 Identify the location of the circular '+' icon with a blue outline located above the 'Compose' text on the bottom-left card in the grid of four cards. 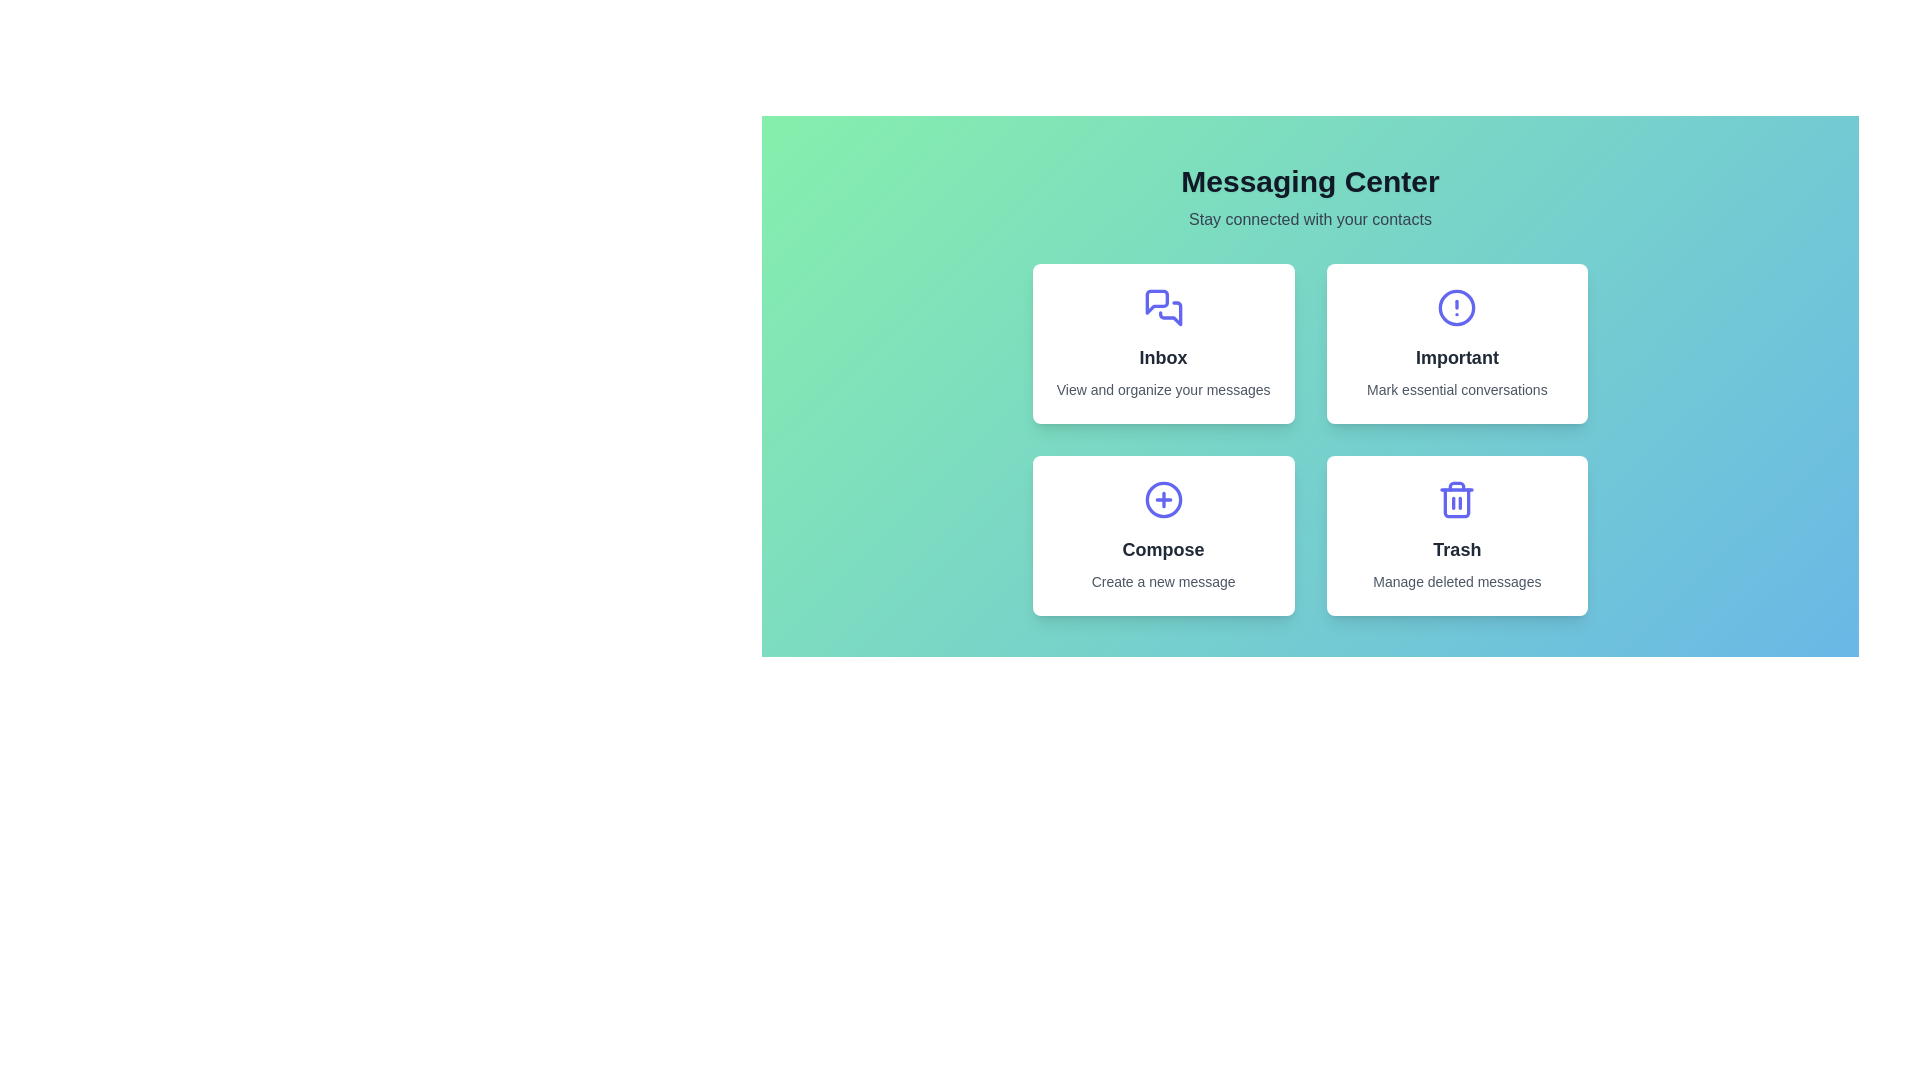
(1163, 499).